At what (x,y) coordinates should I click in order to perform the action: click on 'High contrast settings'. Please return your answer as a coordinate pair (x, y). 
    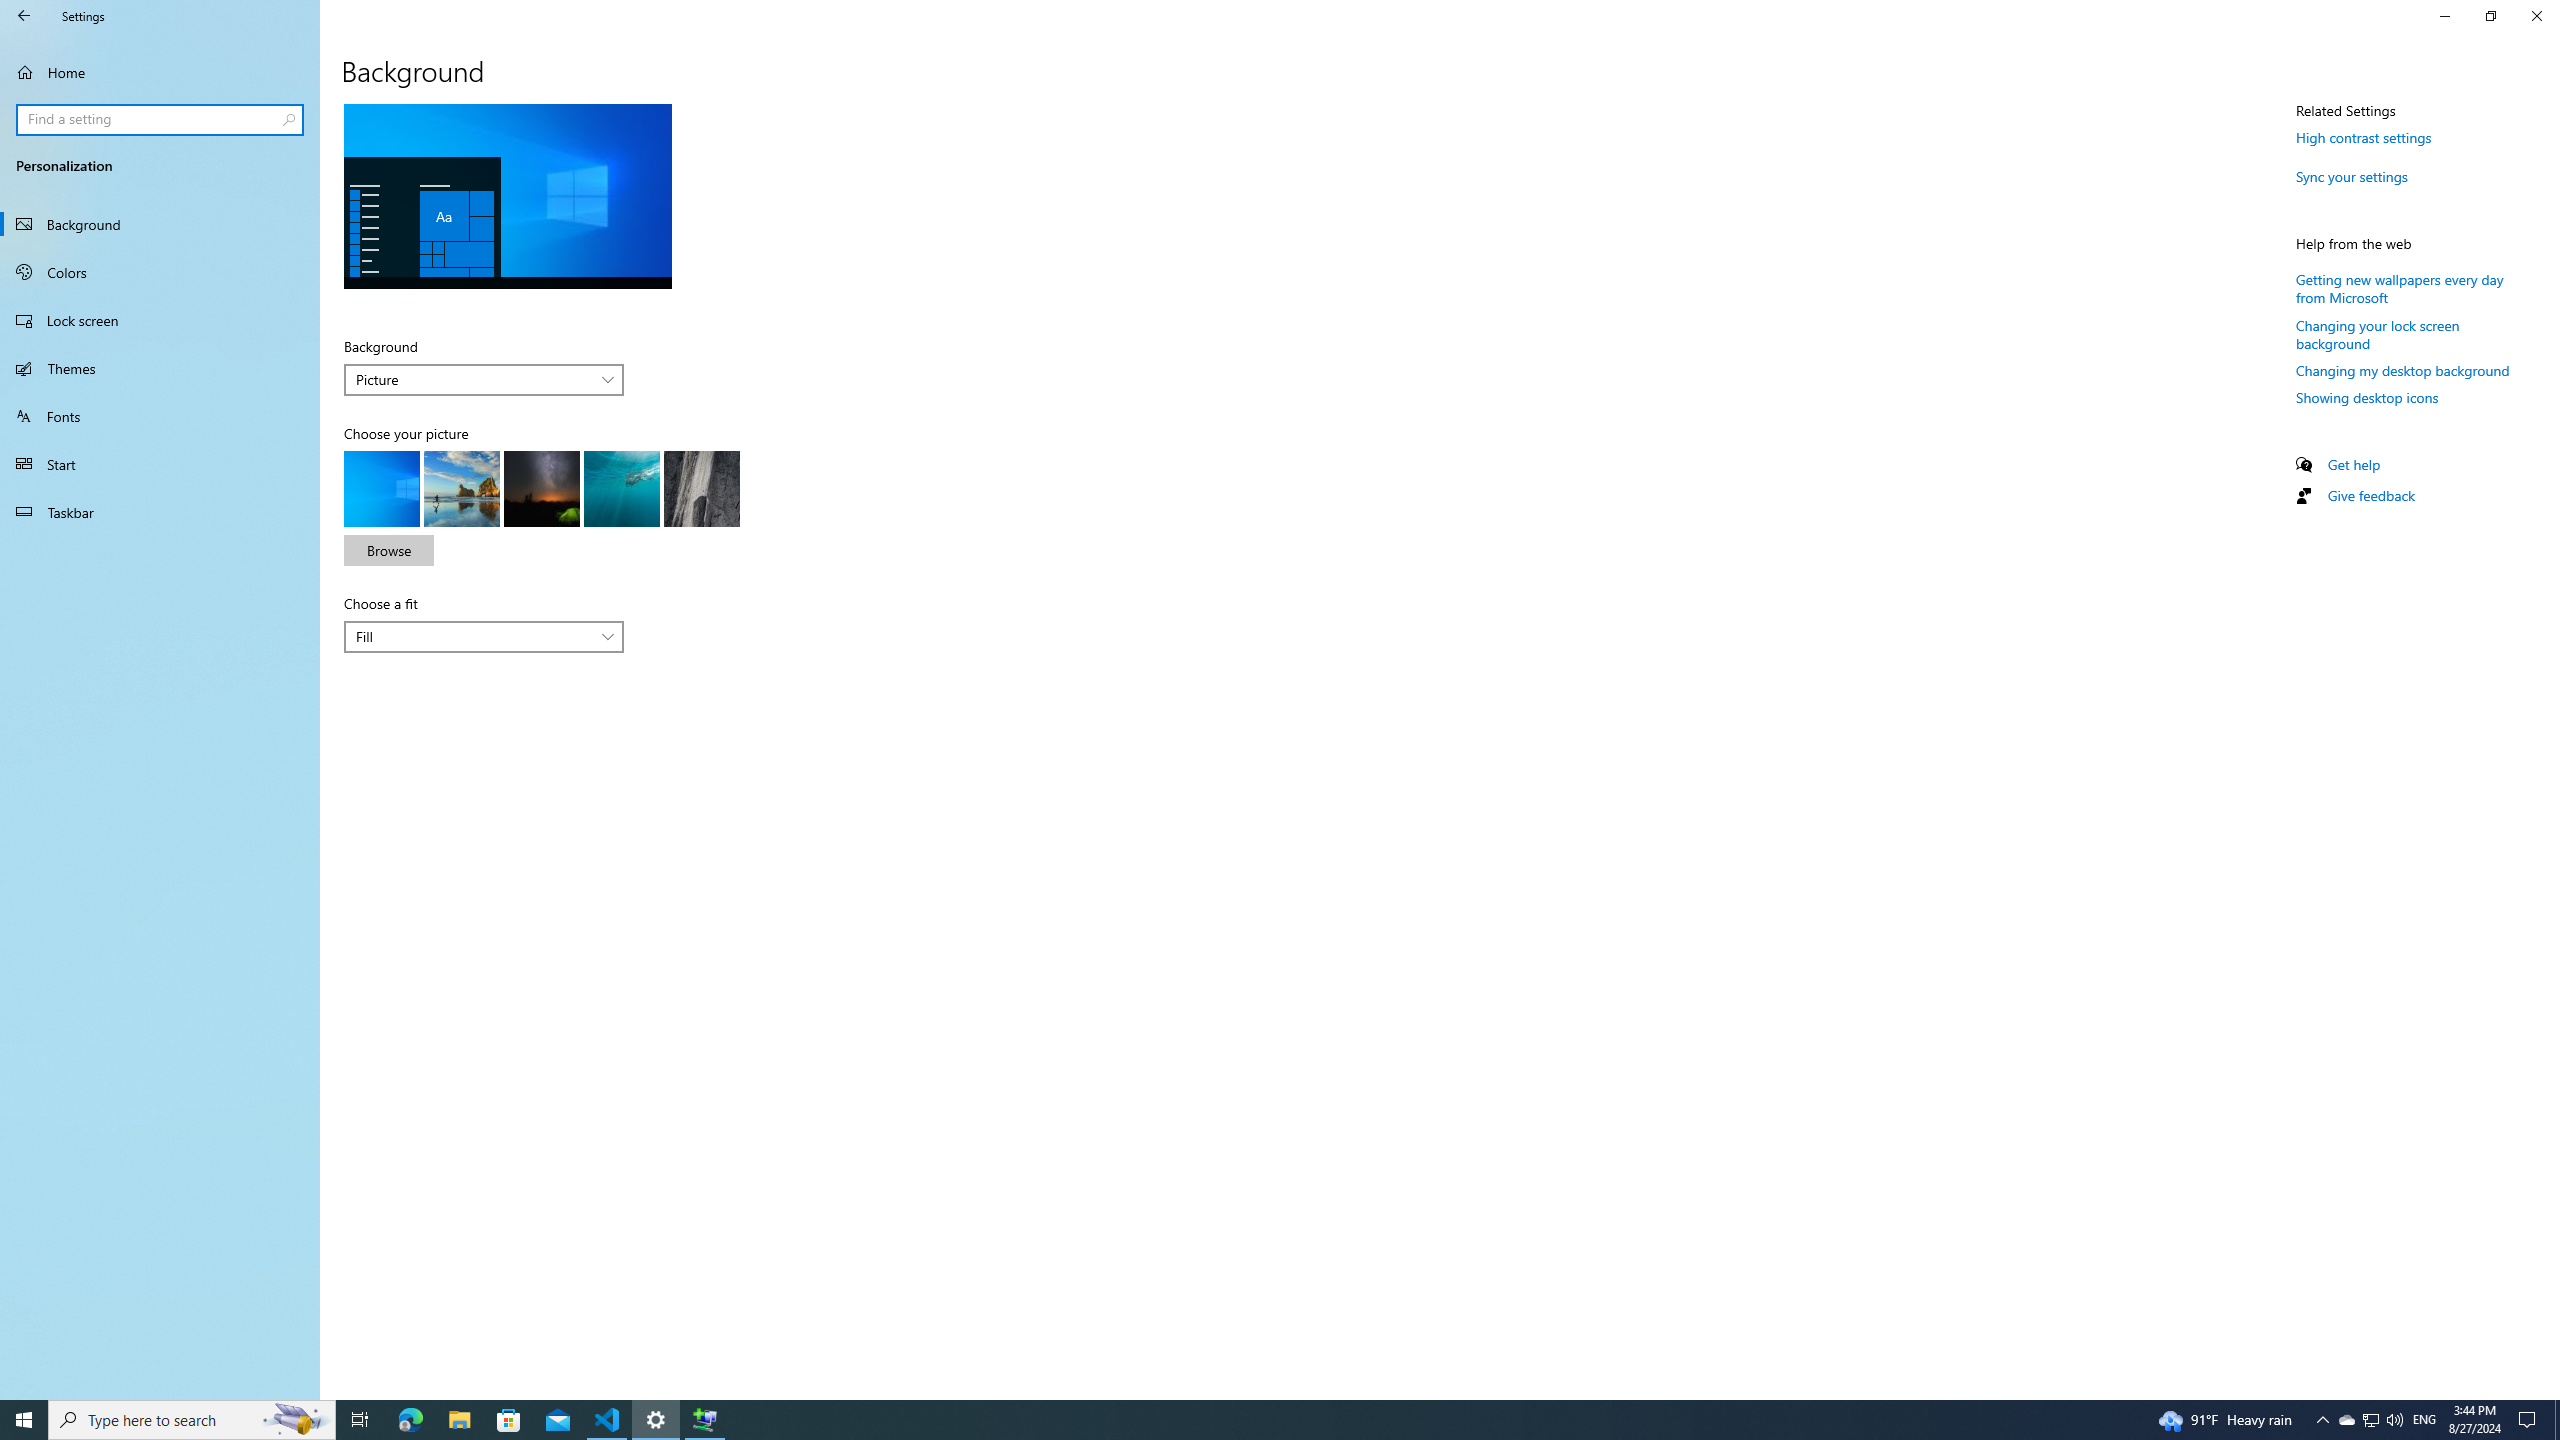
    Looking at the image, I should click on (2364, 137).